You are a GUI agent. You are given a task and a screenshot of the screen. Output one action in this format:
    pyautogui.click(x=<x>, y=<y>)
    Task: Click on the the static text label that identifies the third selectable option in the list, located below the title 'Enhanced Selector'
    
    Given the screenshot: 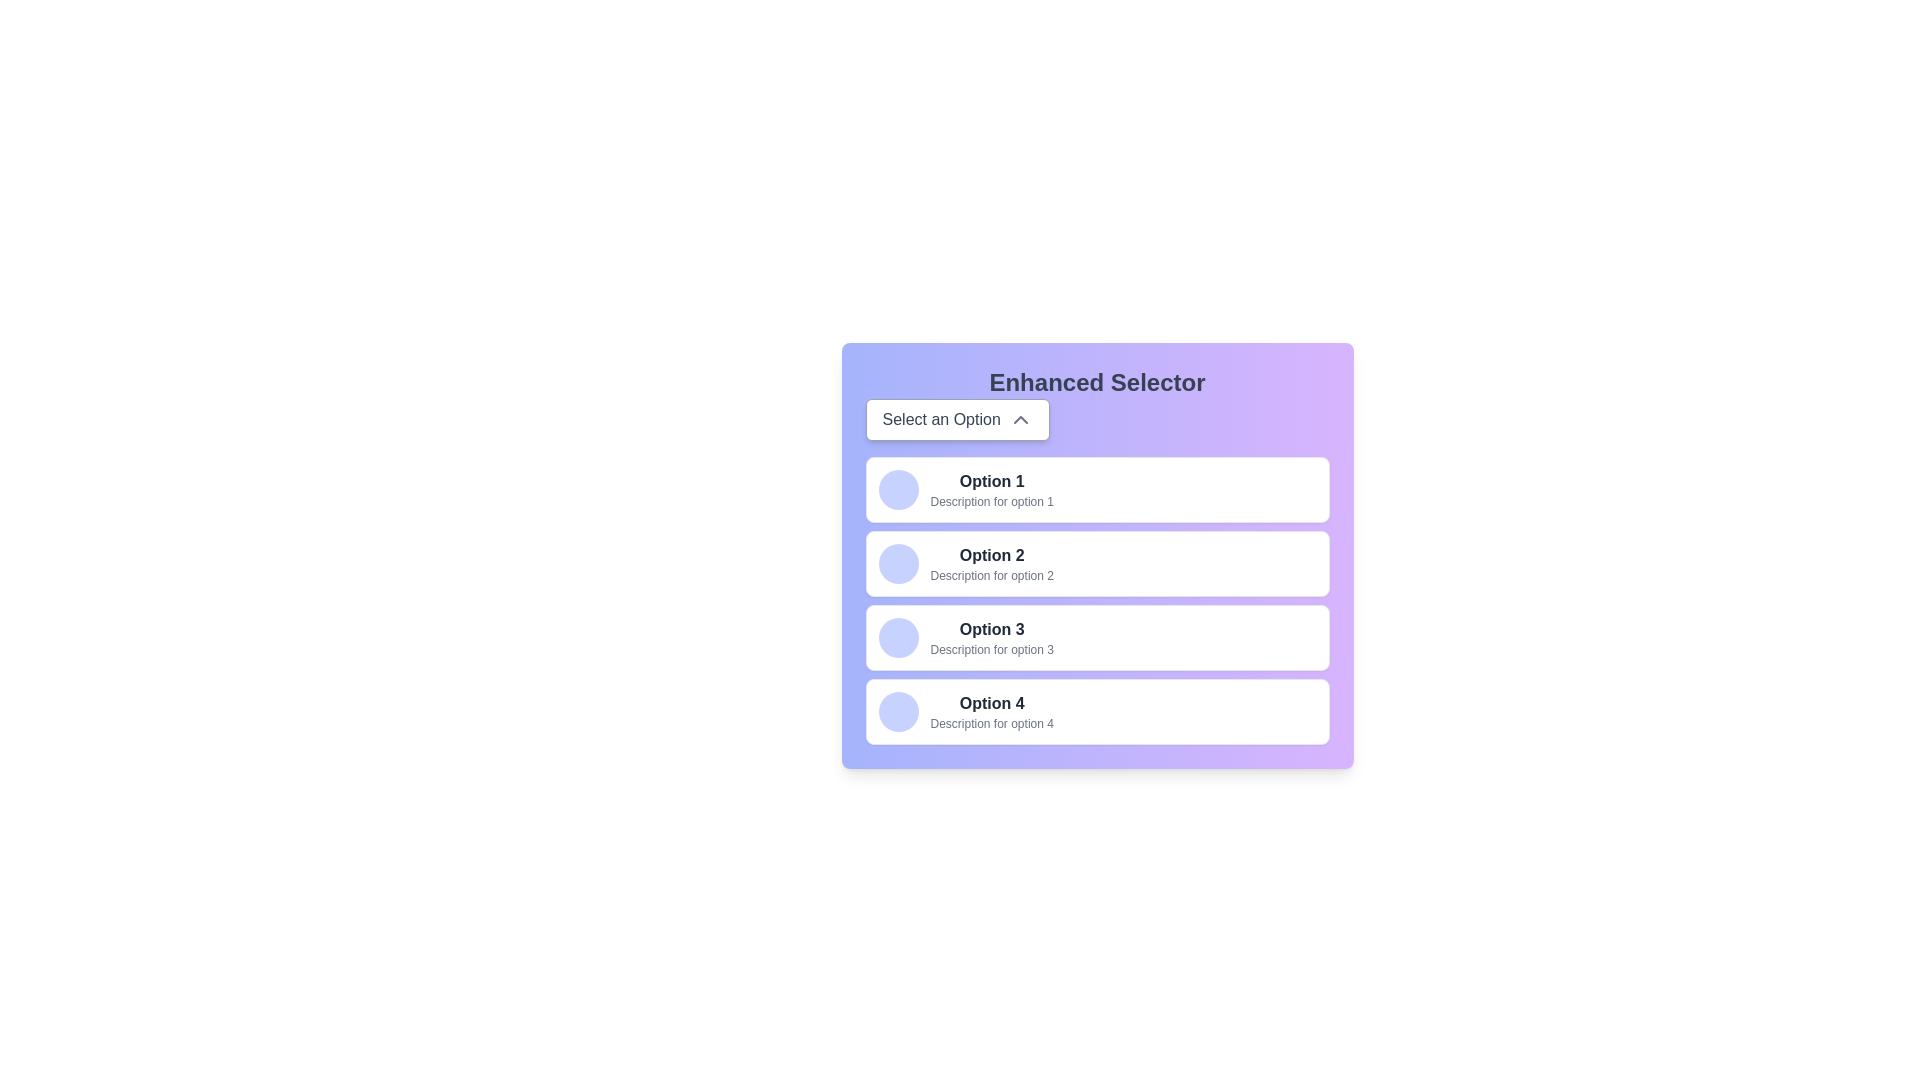 What is the action you would take?
    pyautogui.click(x=992, y=628)
    